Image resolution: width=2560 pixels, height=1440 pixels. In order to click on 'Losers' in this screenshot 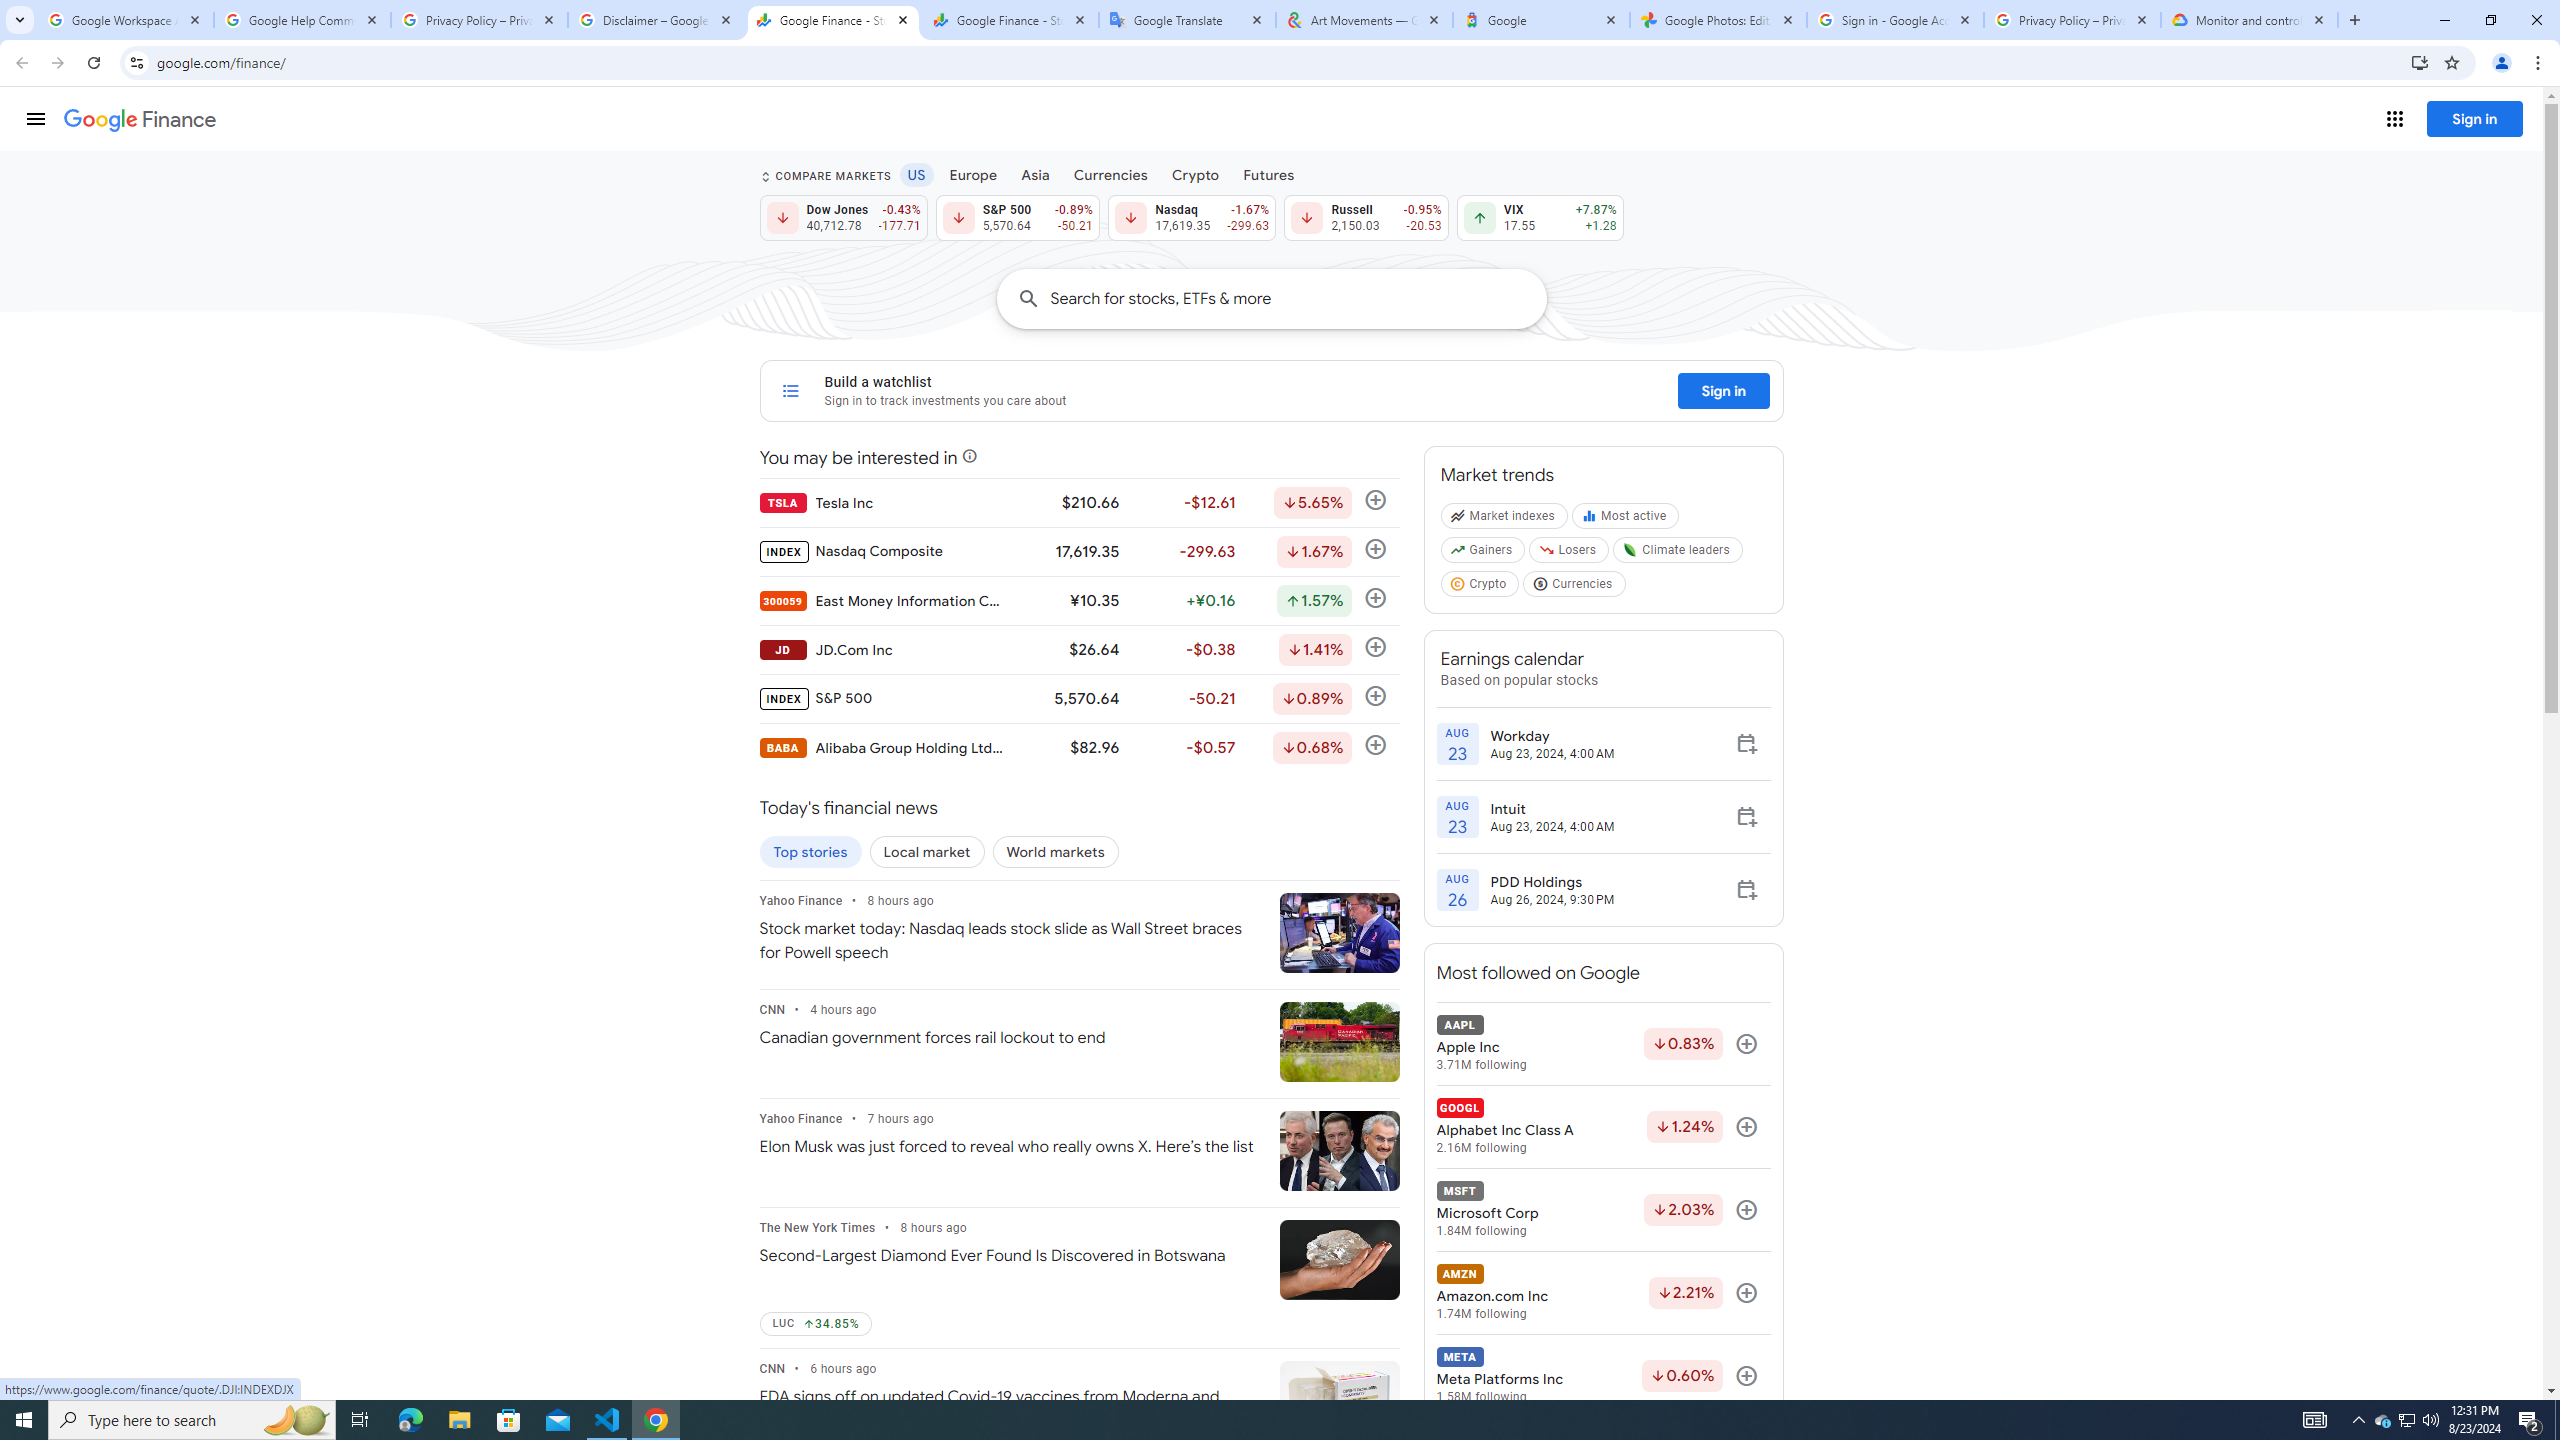, I will do `click(1569, 554)`.